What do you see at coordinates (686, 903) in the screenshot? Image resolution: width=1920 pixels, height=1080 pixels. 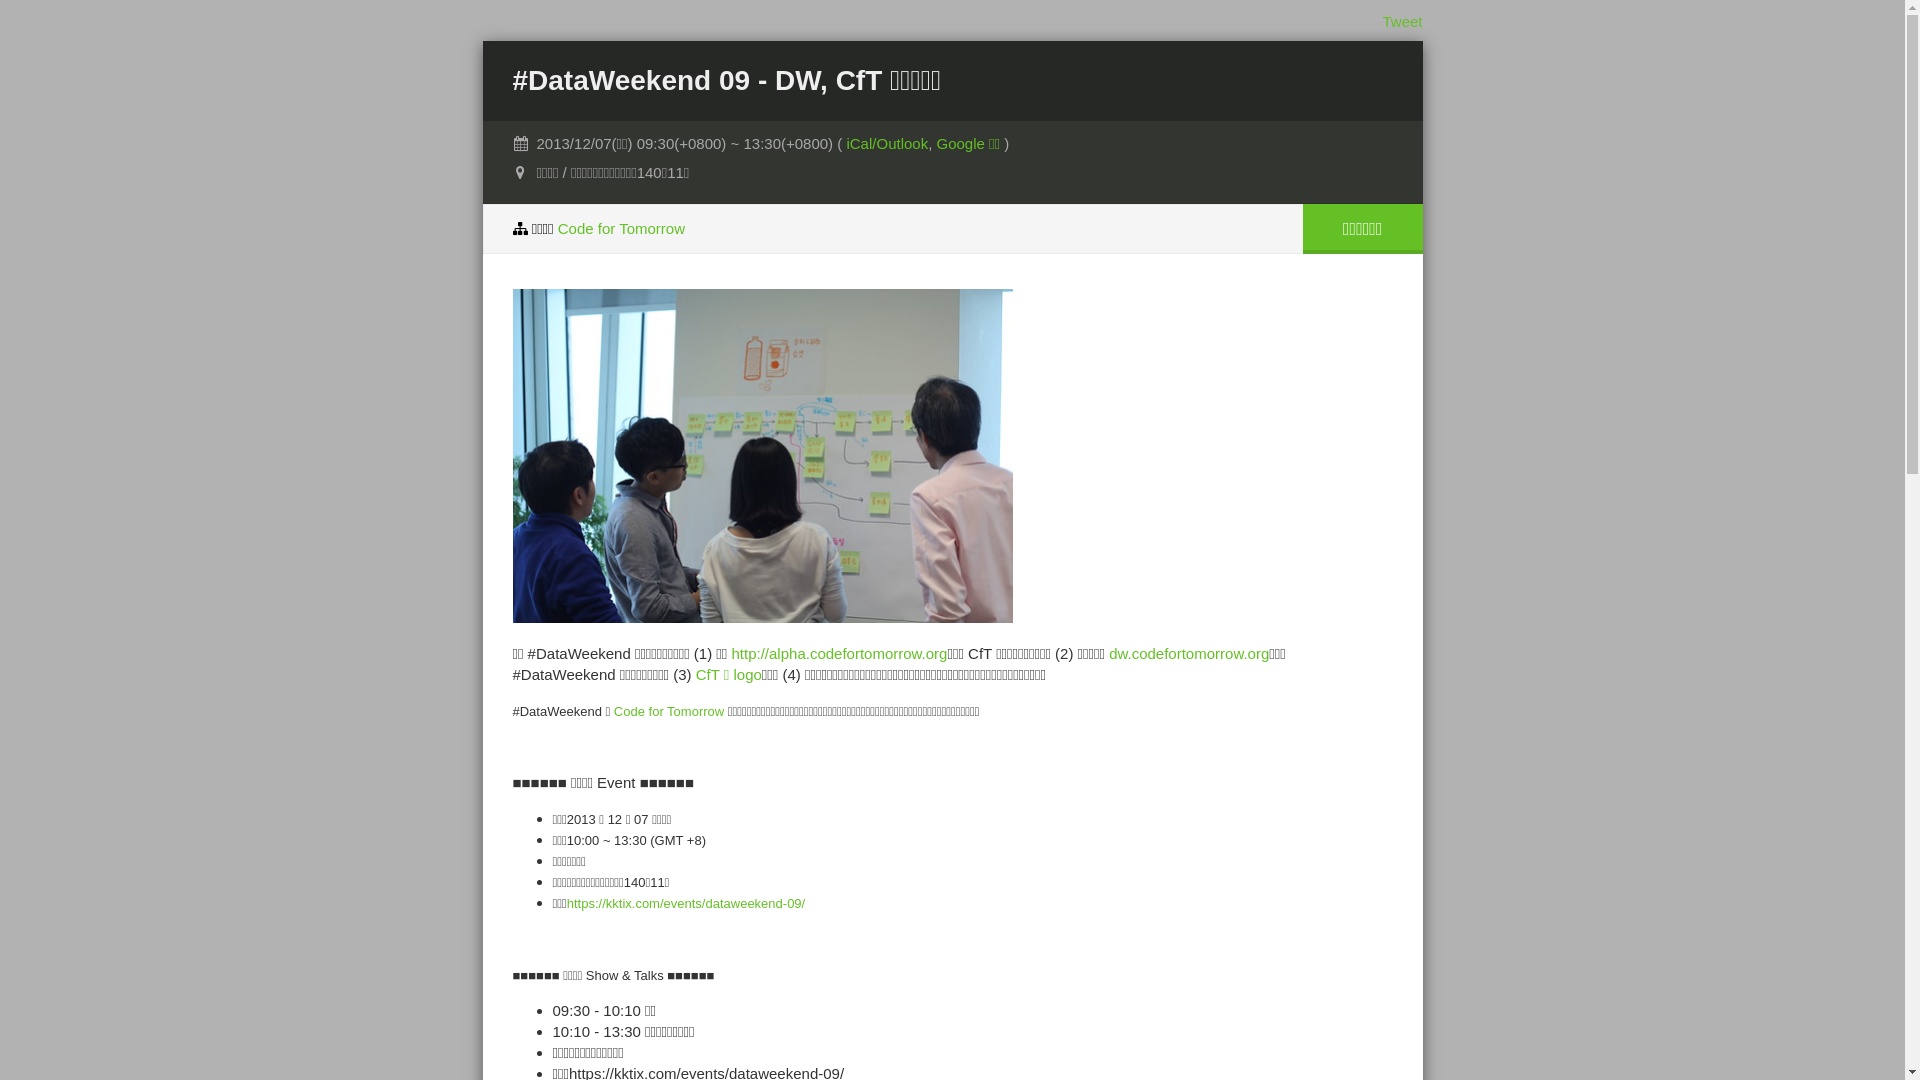 I see `'https://kktix.com/events/dataweekend-09/'` at bounding box center [686, 903].